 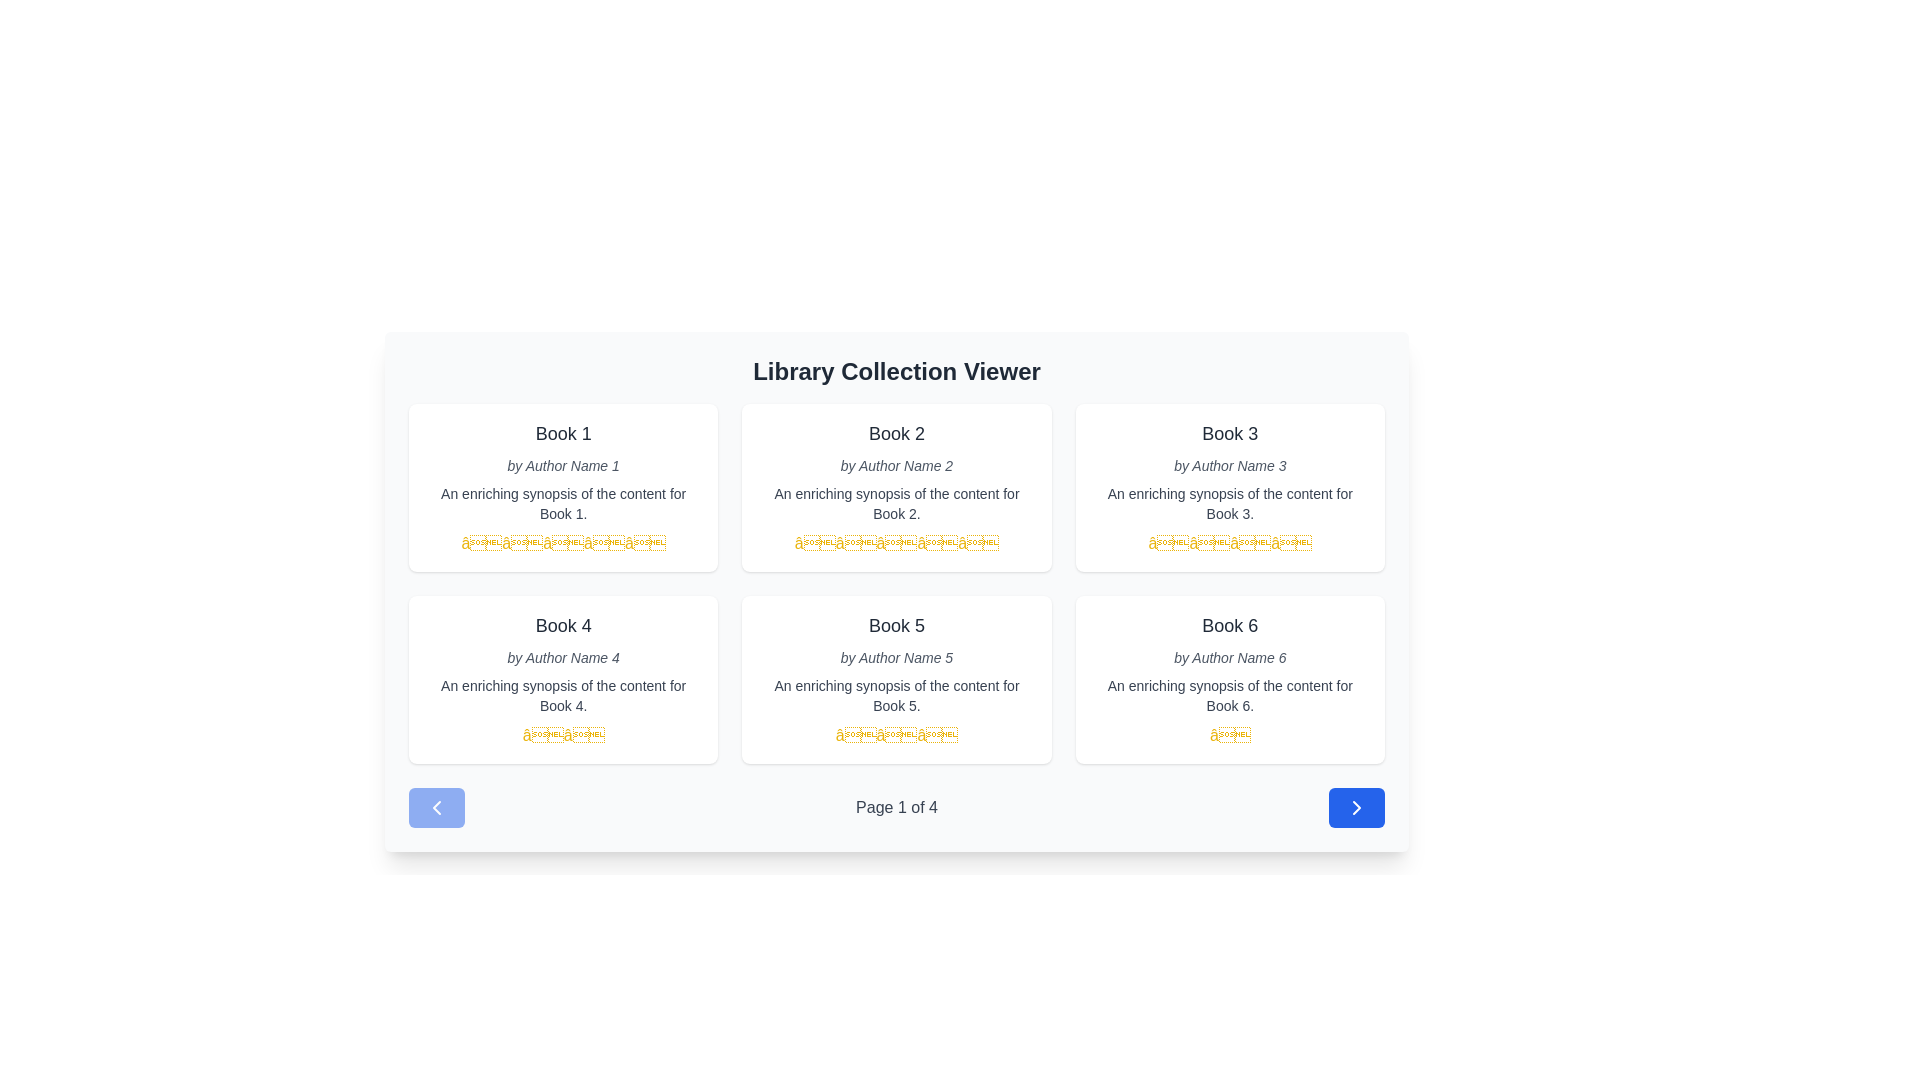 I want to click on the text label displaying 'by Author Name 3', which is styled in light gray and italicized, located below the title 'Book 3', so click(x=1229, y=466).